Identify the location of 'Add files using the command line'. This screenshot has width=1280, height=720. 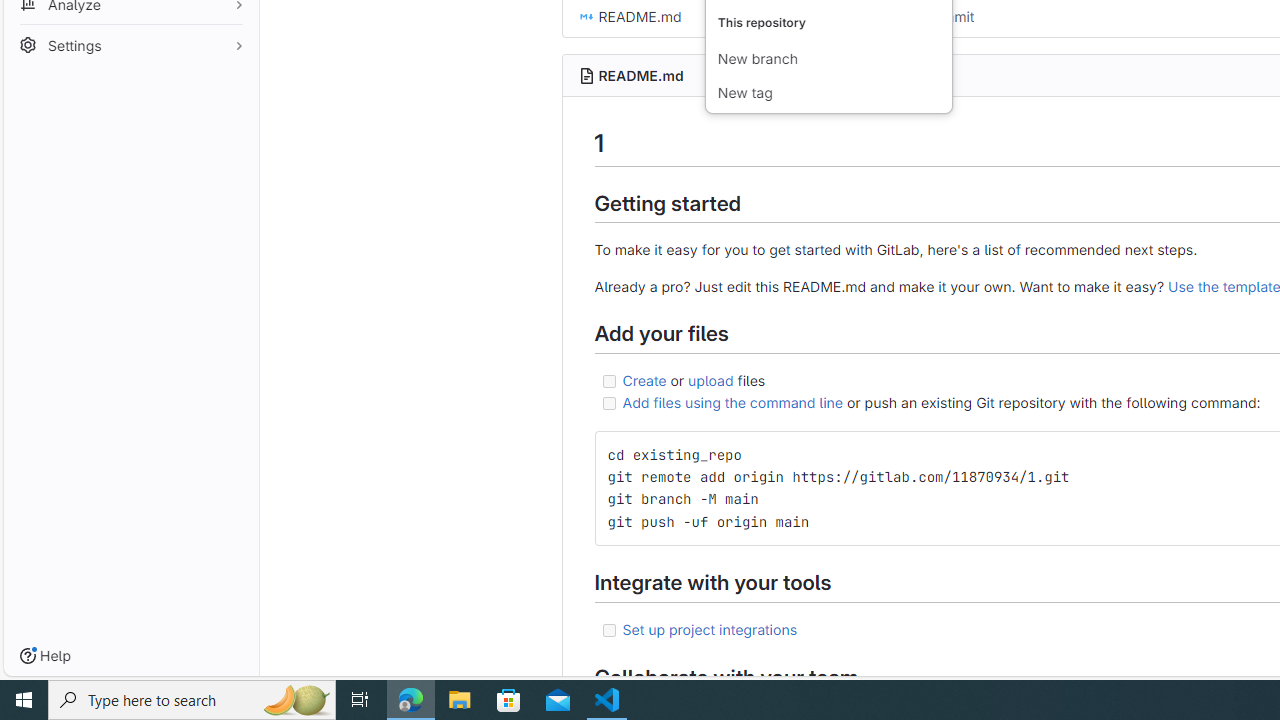
(731, 402).